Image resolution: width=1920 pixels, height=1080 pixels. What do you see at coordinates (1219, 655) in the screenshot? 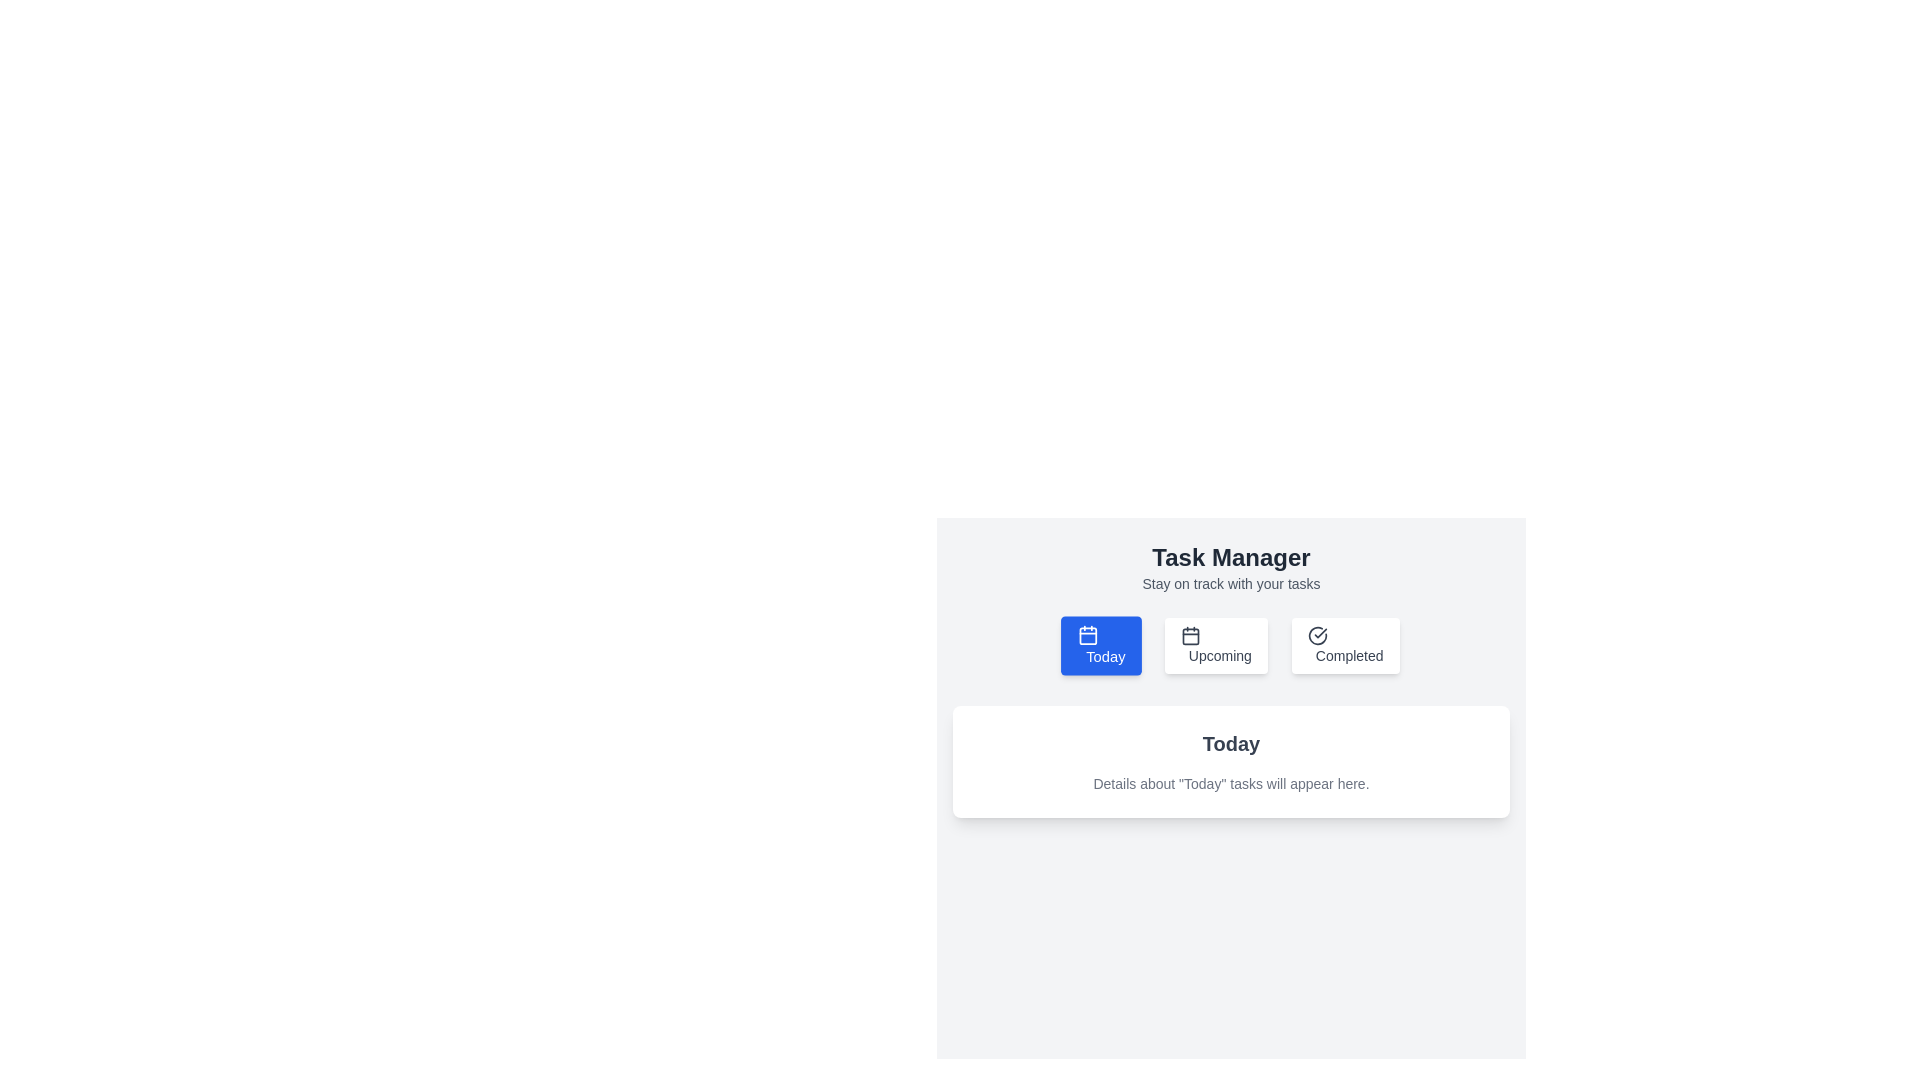
I see `the central text label of the navigation button, which indicates its purpose for upcoming tasks, located between the 'Today' and 'Completed' buttons under the 'Task Manager' title` at bounding box center [1219, 655].